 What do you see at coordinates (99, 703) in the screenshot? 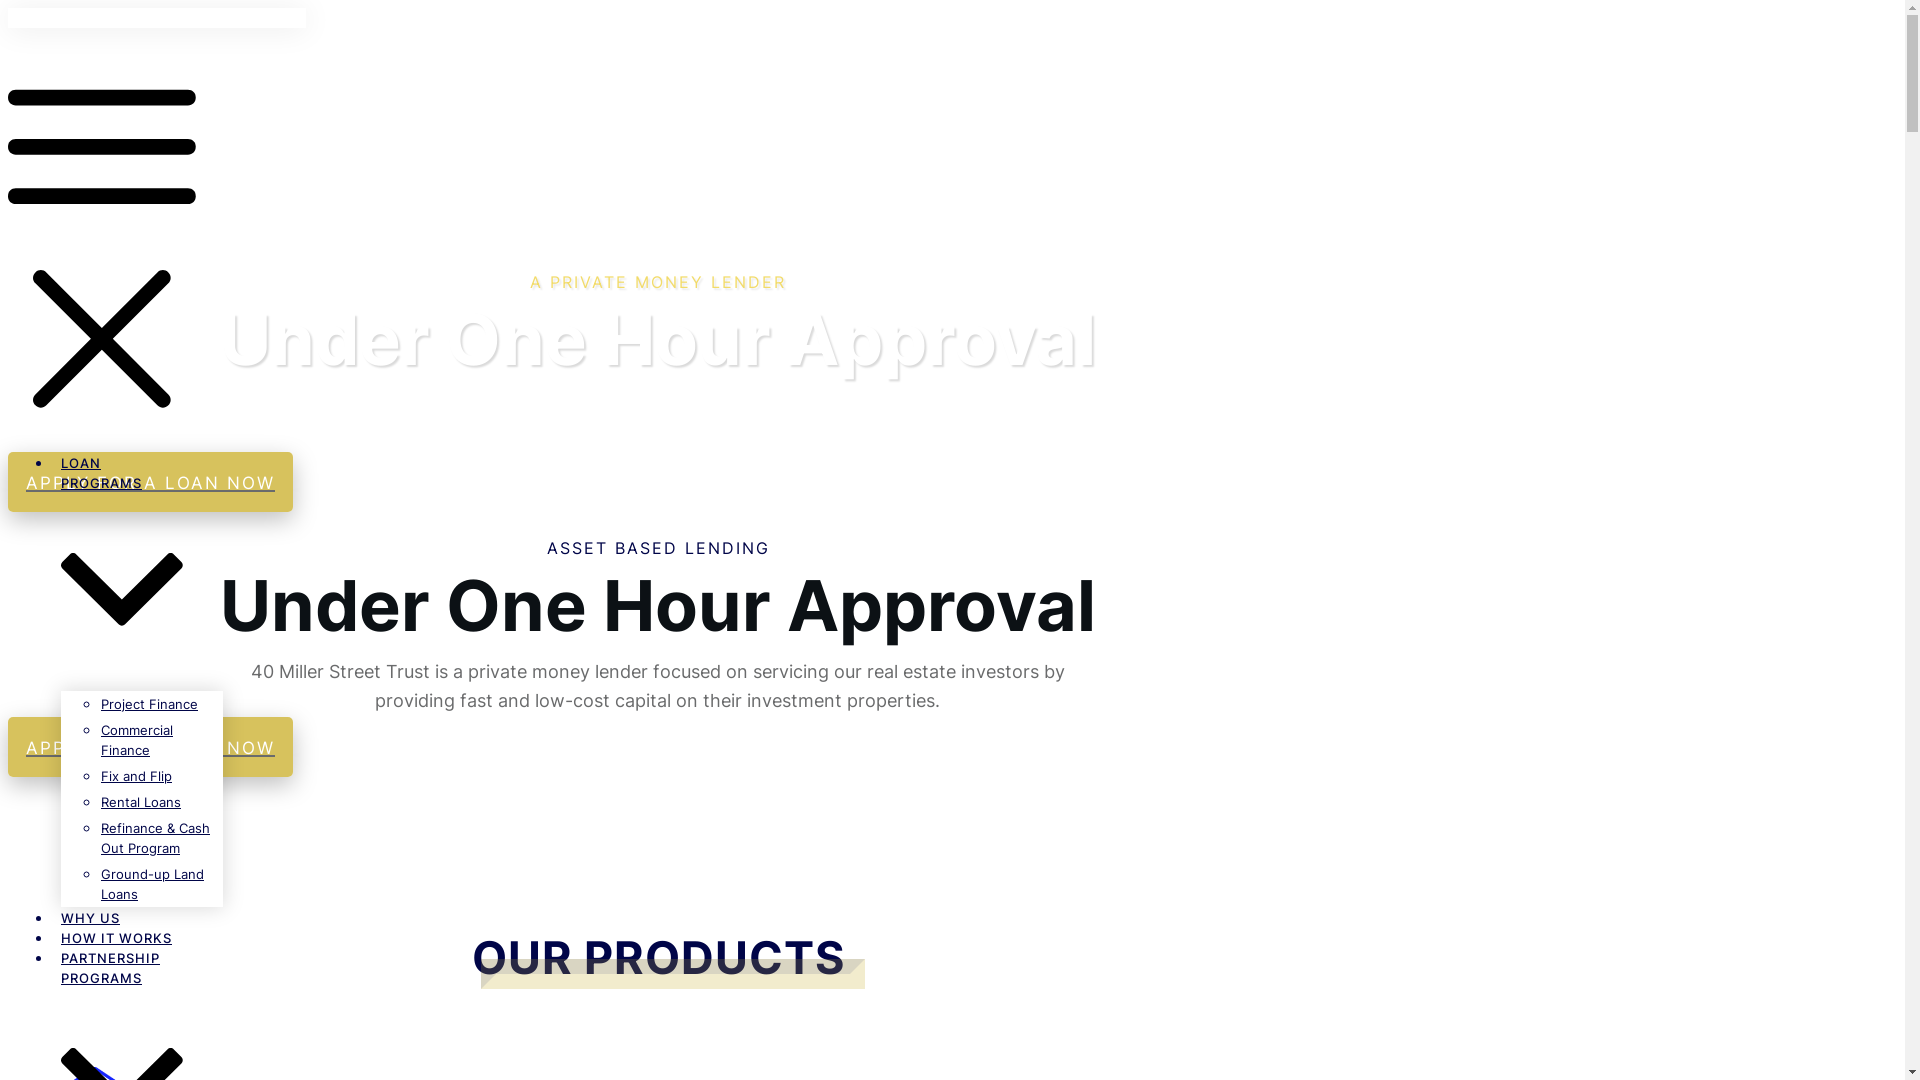
I see `'Project Finance'` at bounding box center [99, 703].